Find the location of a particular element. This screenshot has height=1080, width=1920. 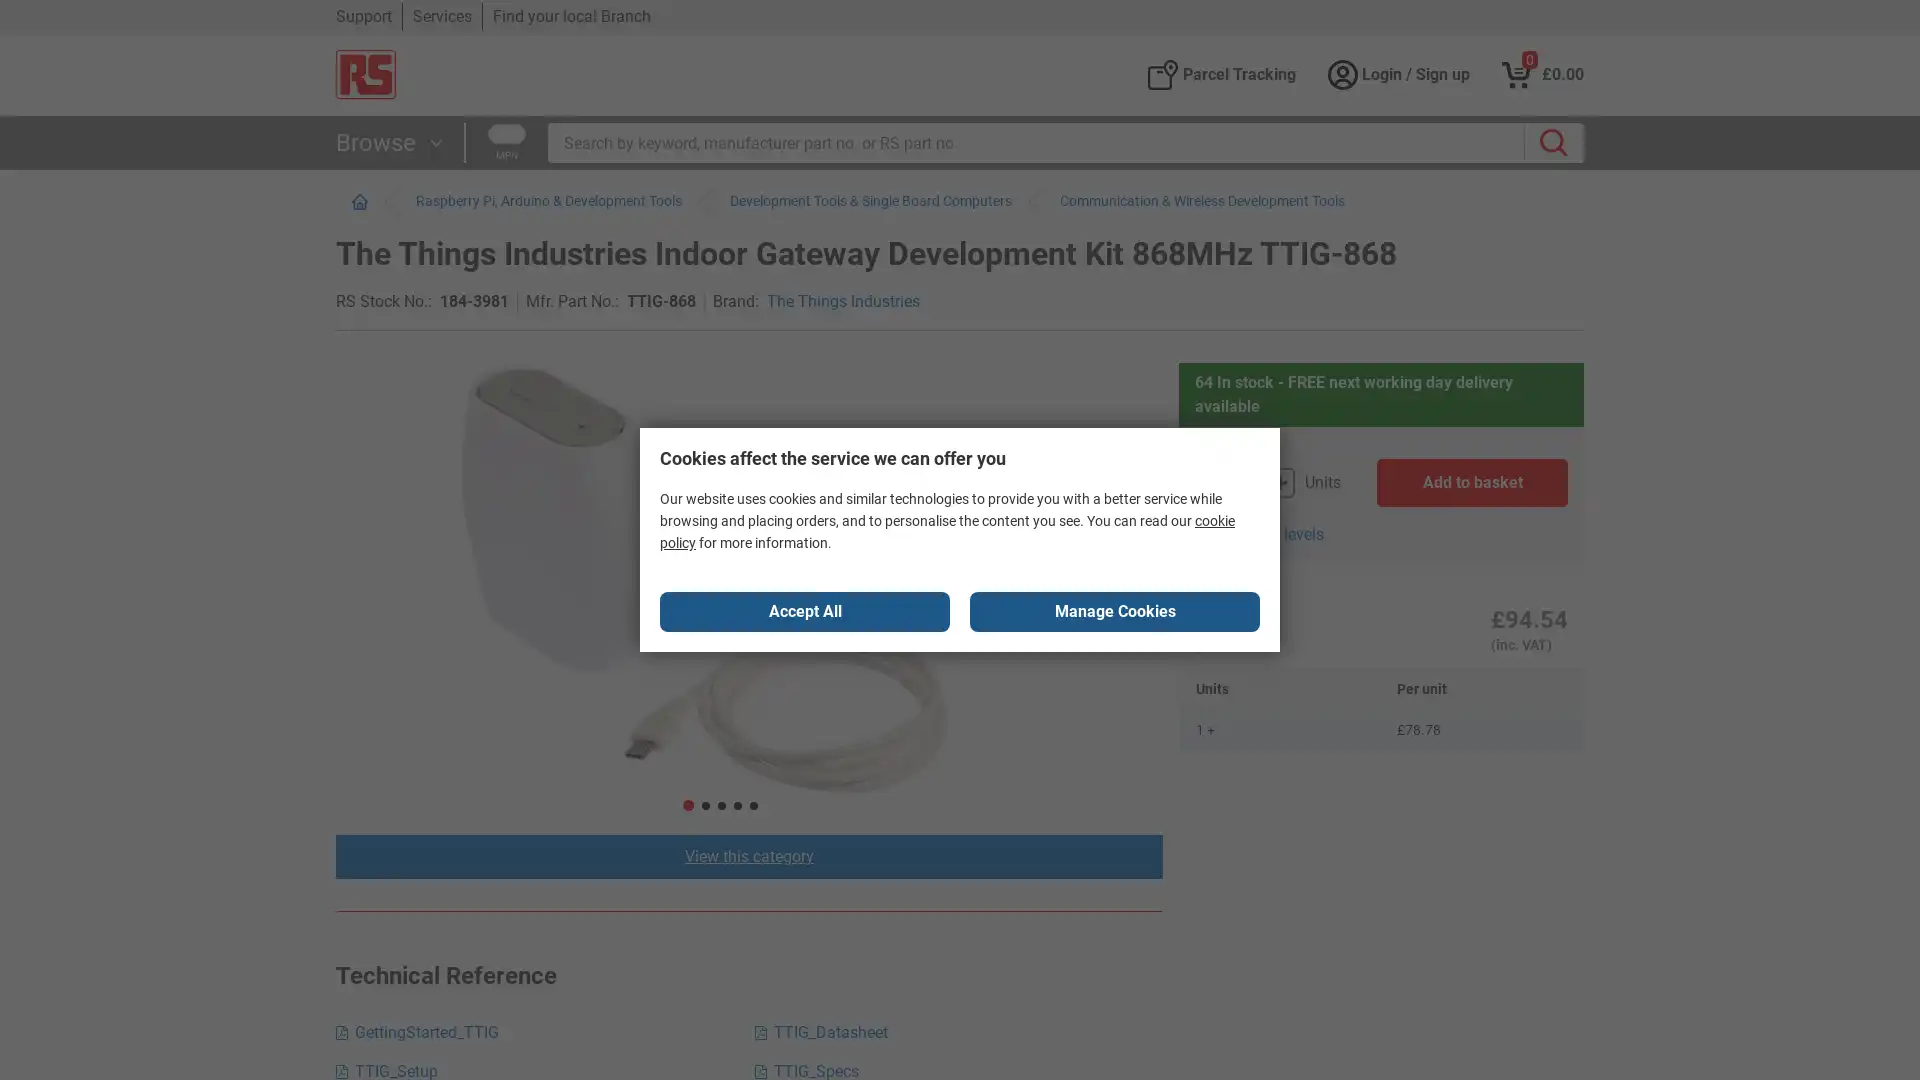

Browse is located at coordinates (392, 141).